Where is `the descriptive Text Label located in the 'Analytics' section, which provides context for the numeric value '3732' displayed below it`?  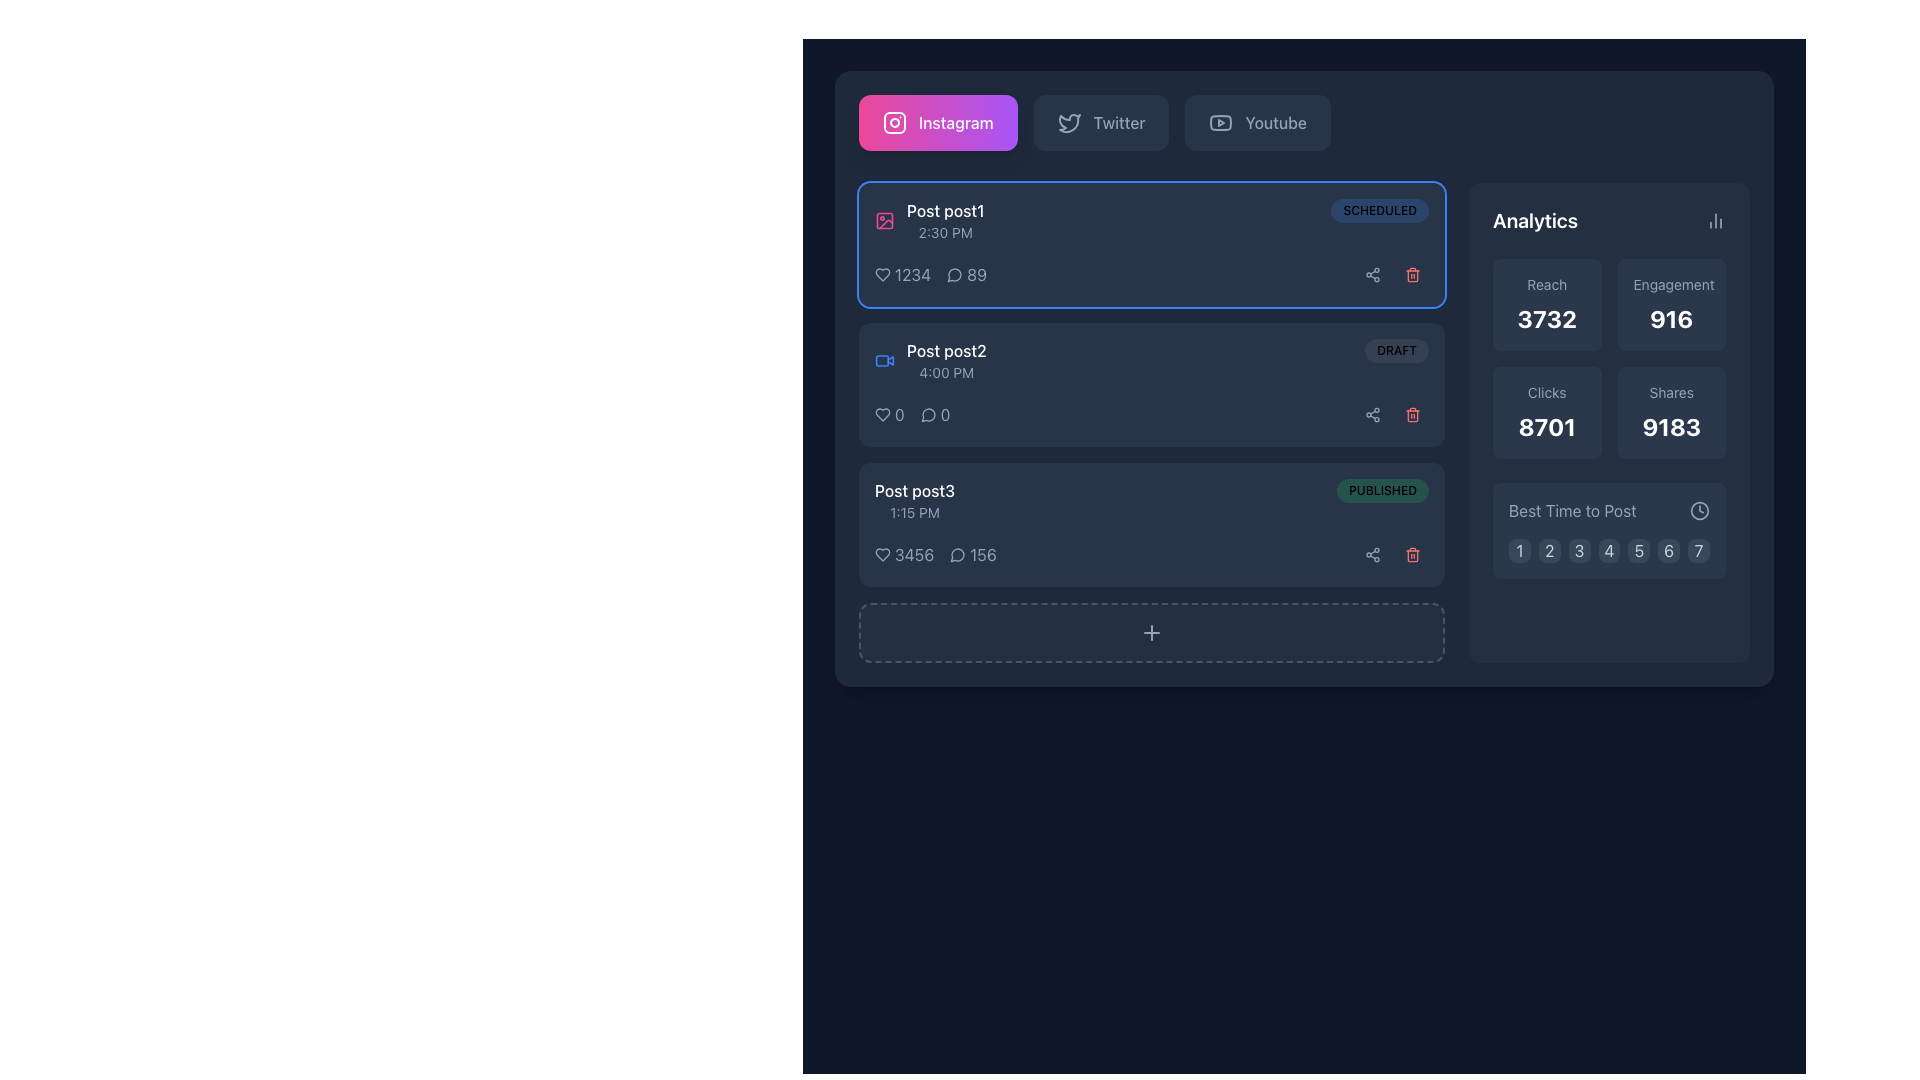
the descriptive Text Label located in the 'Analytics' section, which provides context for the numeric value '3732' displayed below it is located at coordinates (1546, 285).